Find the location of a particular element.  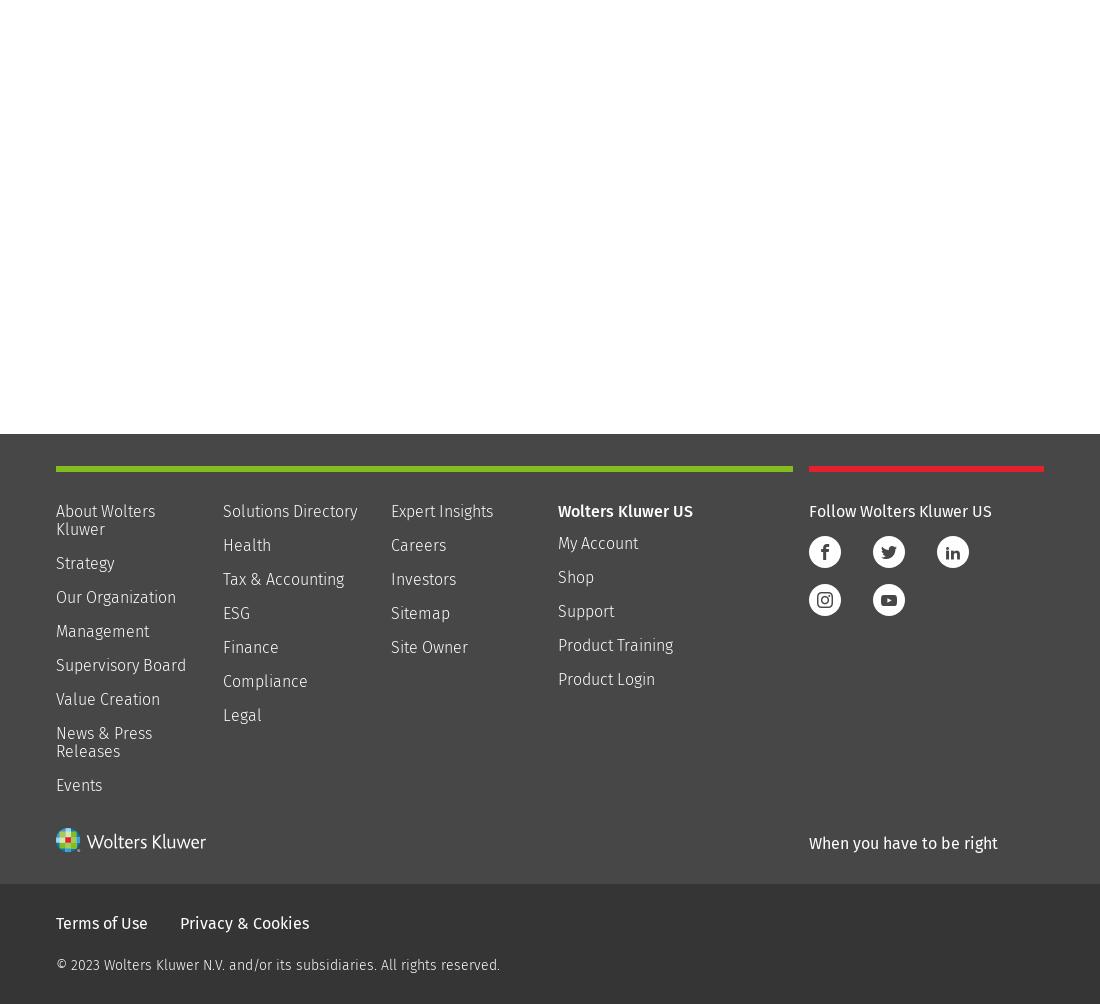

'Our Organization' is located at coordinates (54, 596).